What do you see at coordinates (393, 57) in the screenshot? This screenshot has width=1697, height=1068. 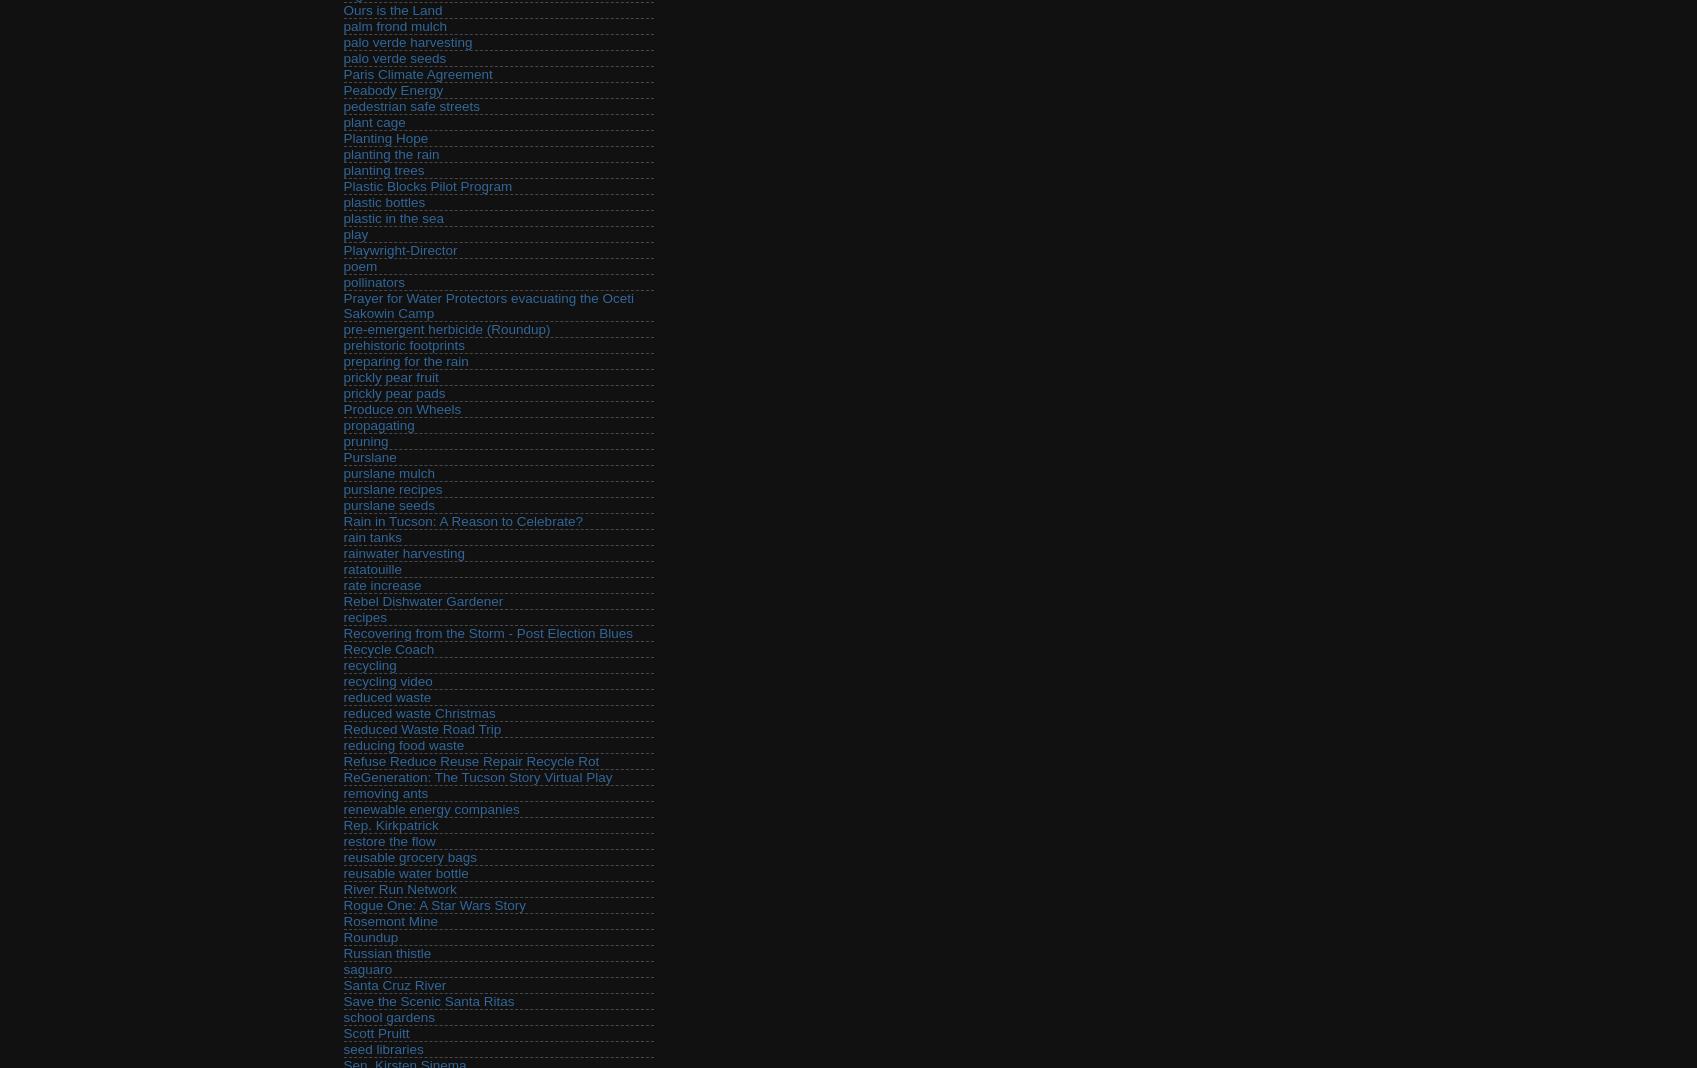 I see `'palo verde seeds'` at bounding box center [393, 57].